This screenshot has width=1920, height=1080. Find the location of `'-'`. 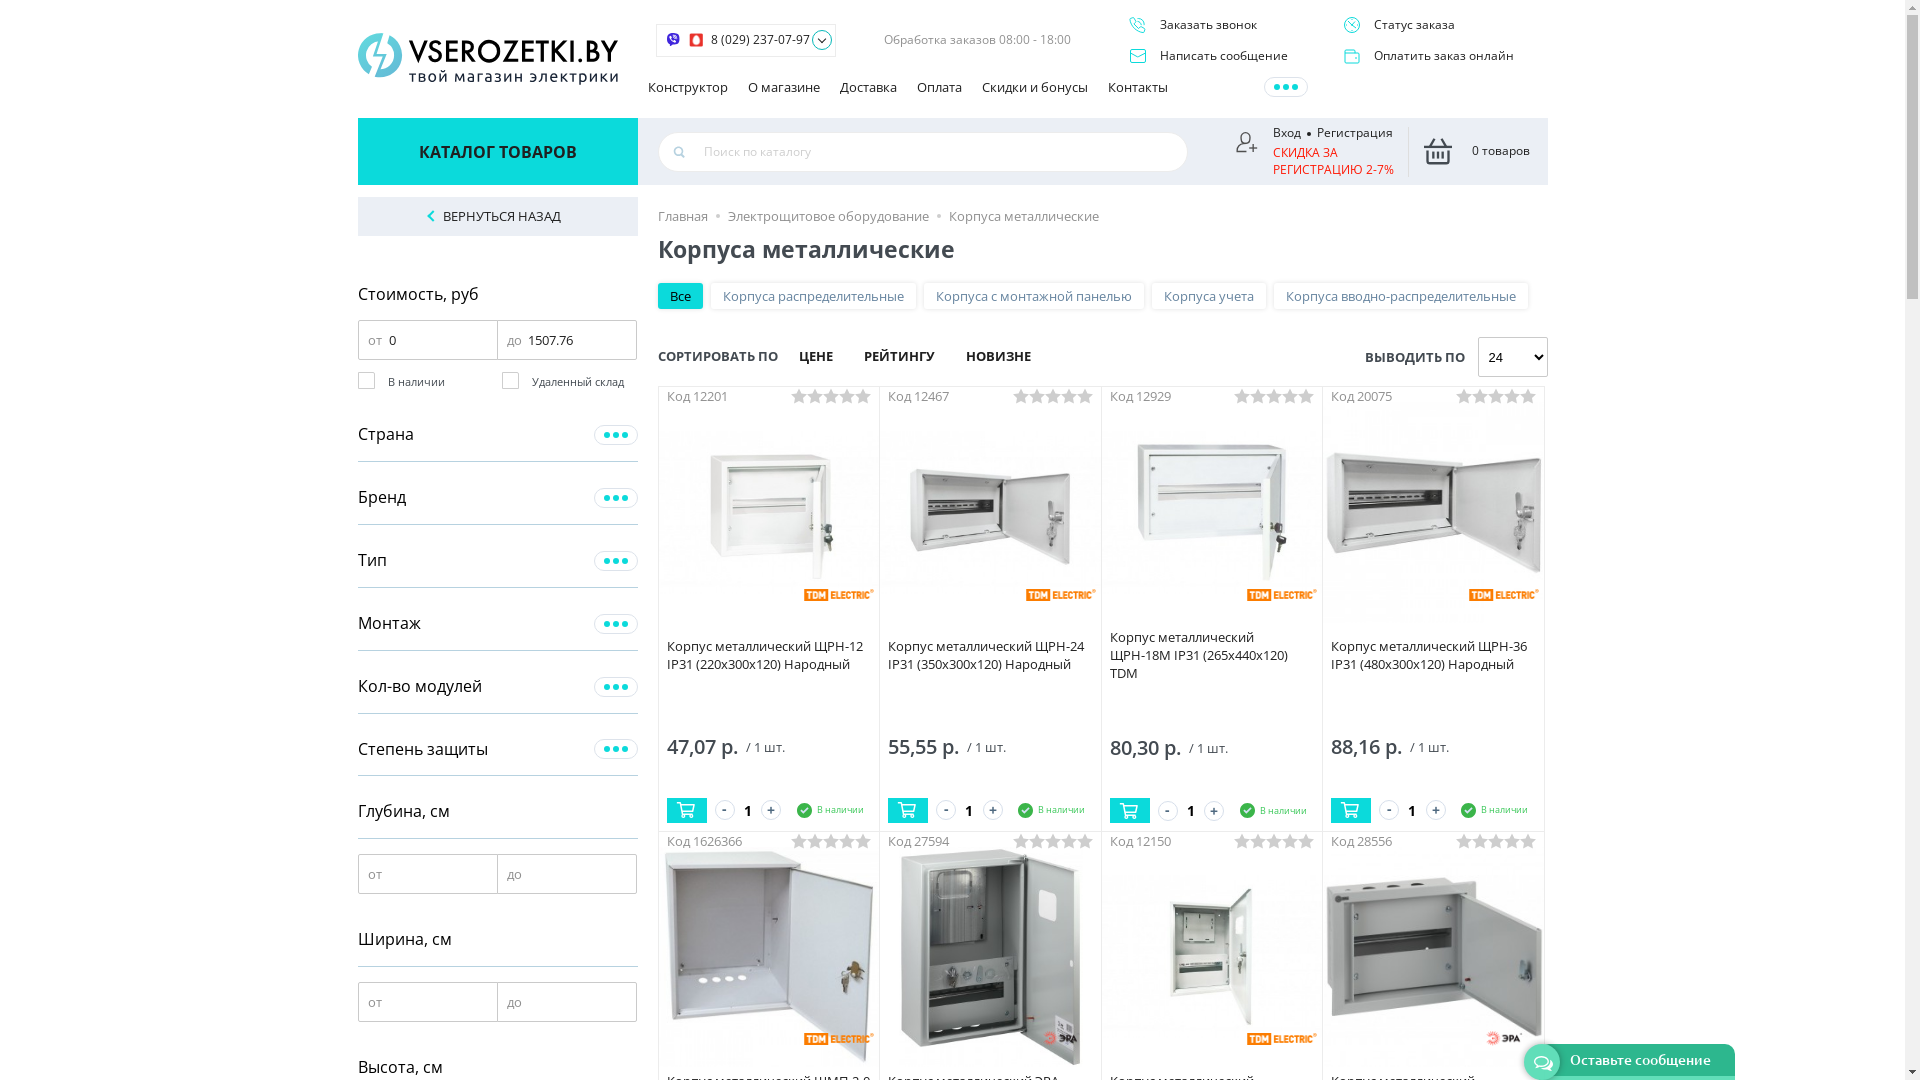

'-' is located at coordinates (723, 810).